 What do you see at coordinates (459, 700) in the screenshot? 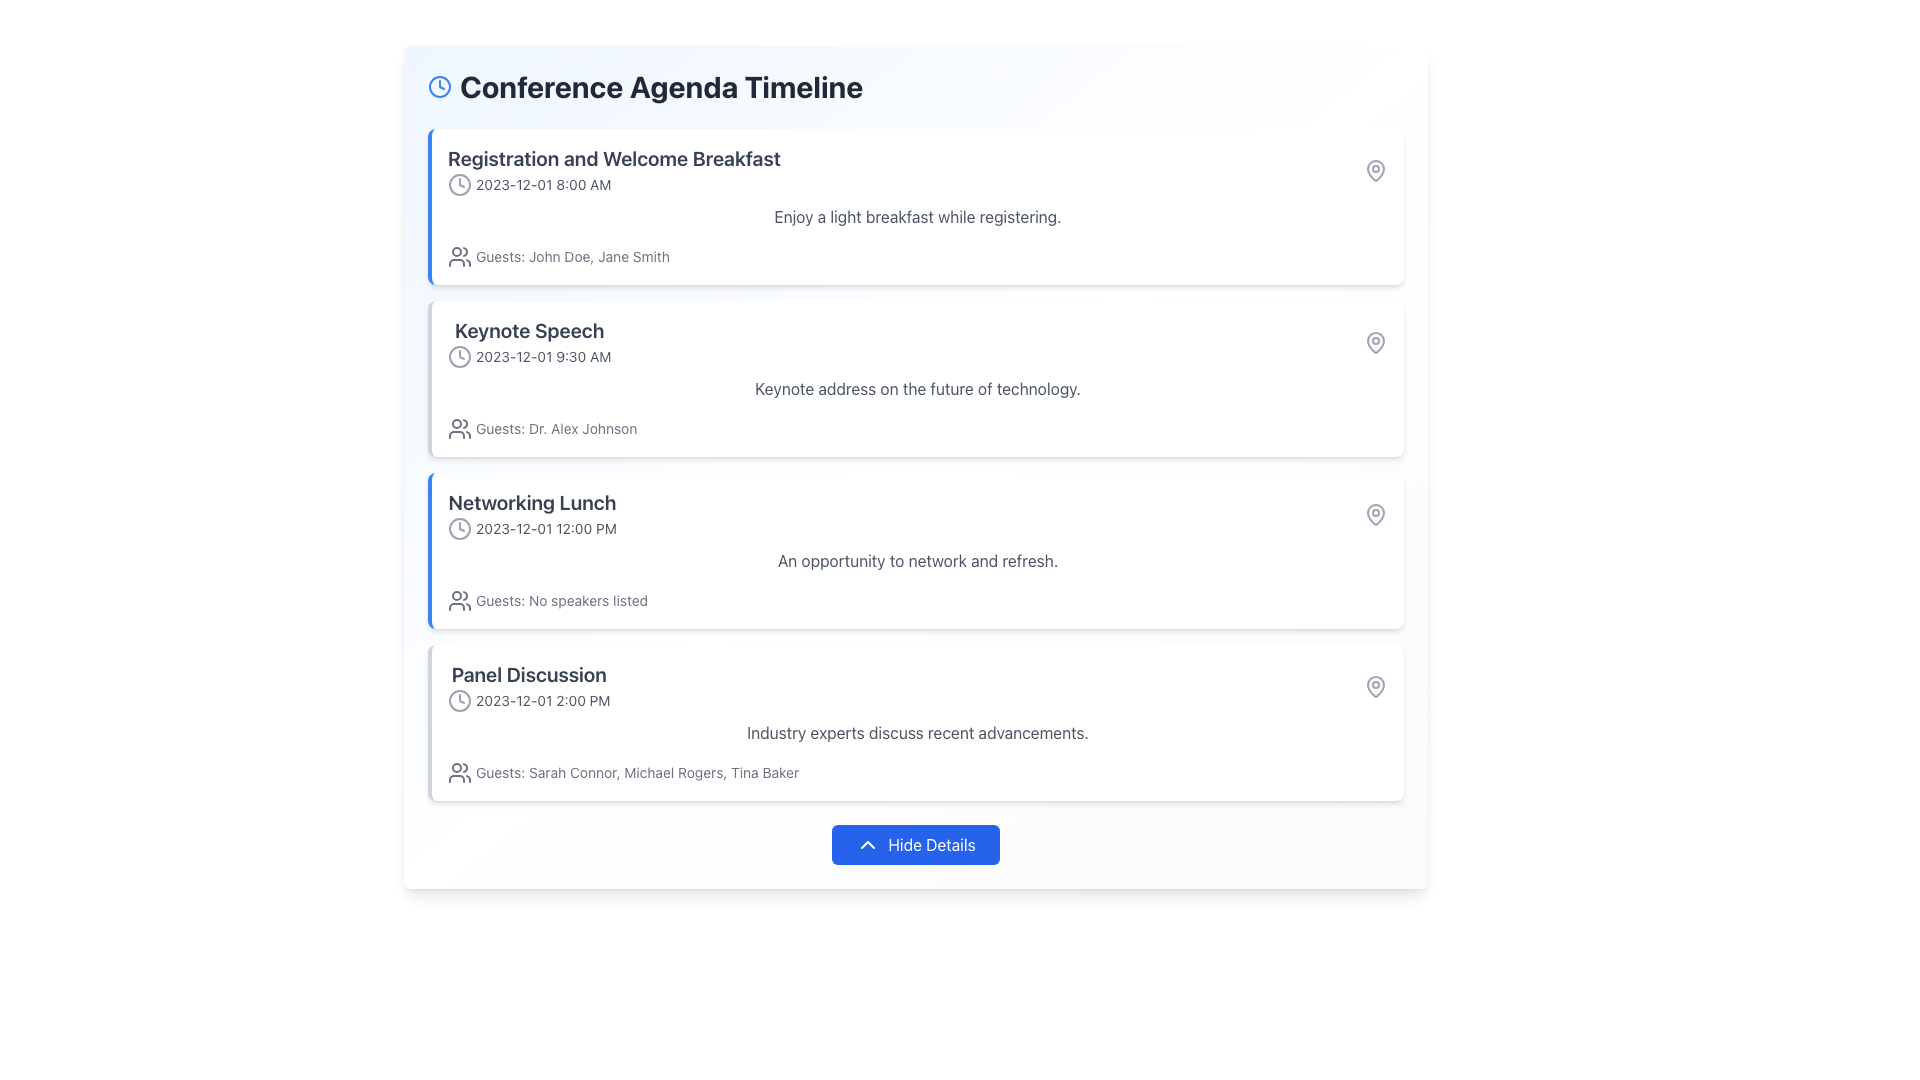
I see `the decorative circular part of the clock icon located in the 'Panel Discussion' section, which is to the immediate left of the text '2023-12-01 2:00 PM'` at bounding box center [459, 700].